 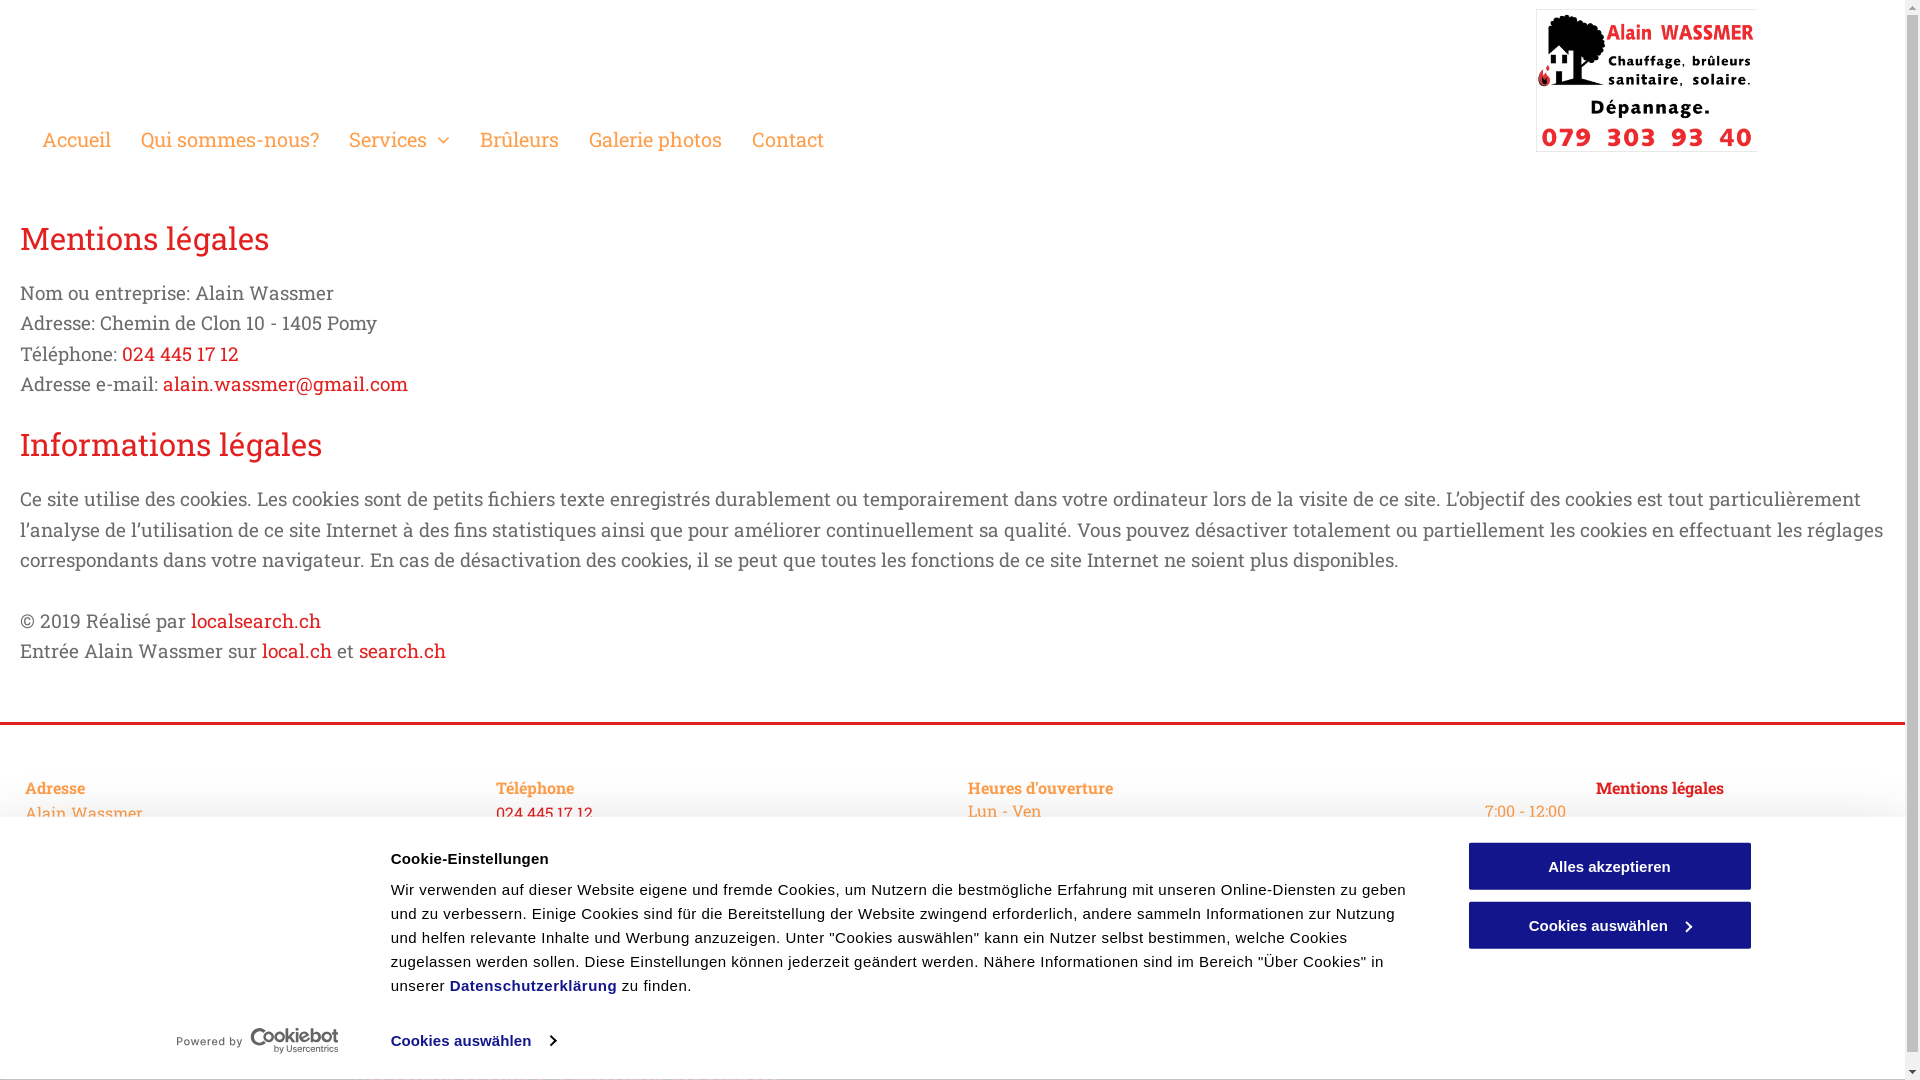 I want to click on 'Galerie photos', so click(x=588, y=137).